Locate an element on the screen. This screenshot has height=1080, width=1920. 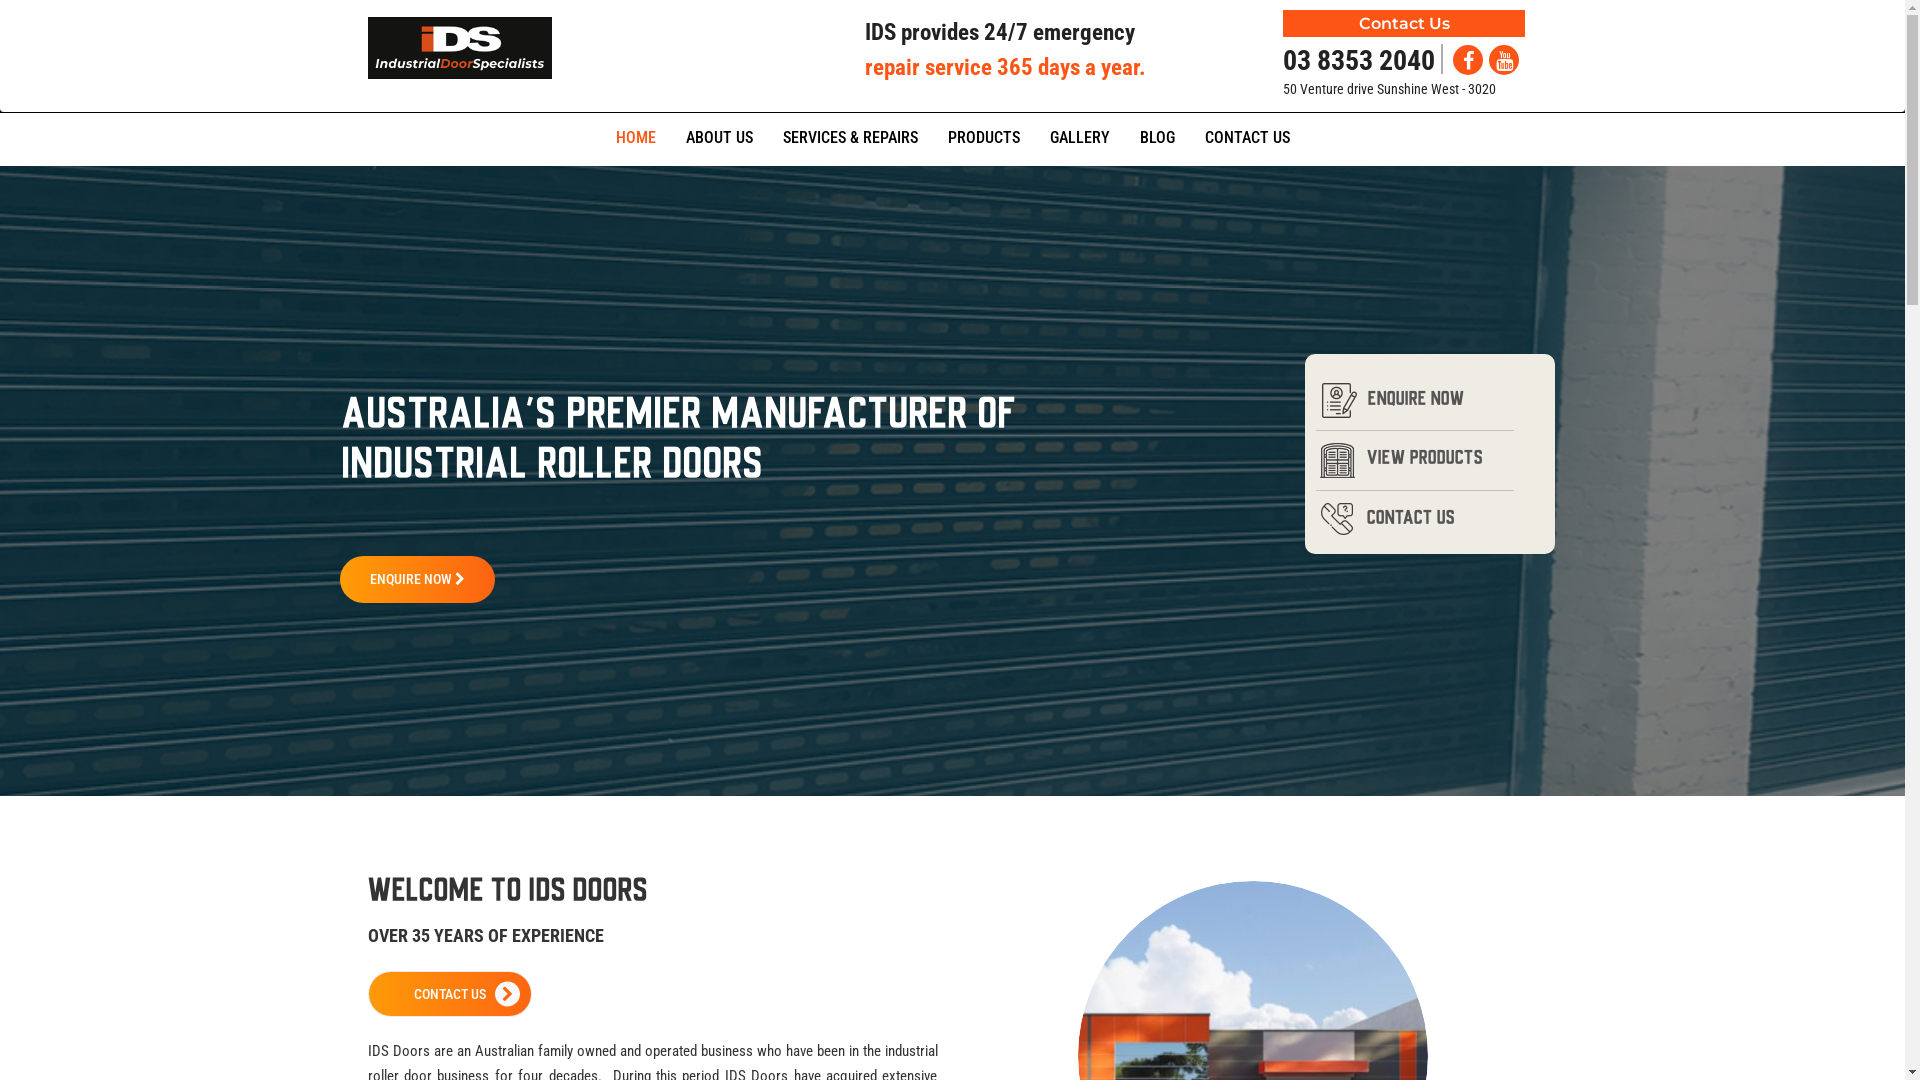
'03 8353 2040' is located at coordinates (1360, 59).